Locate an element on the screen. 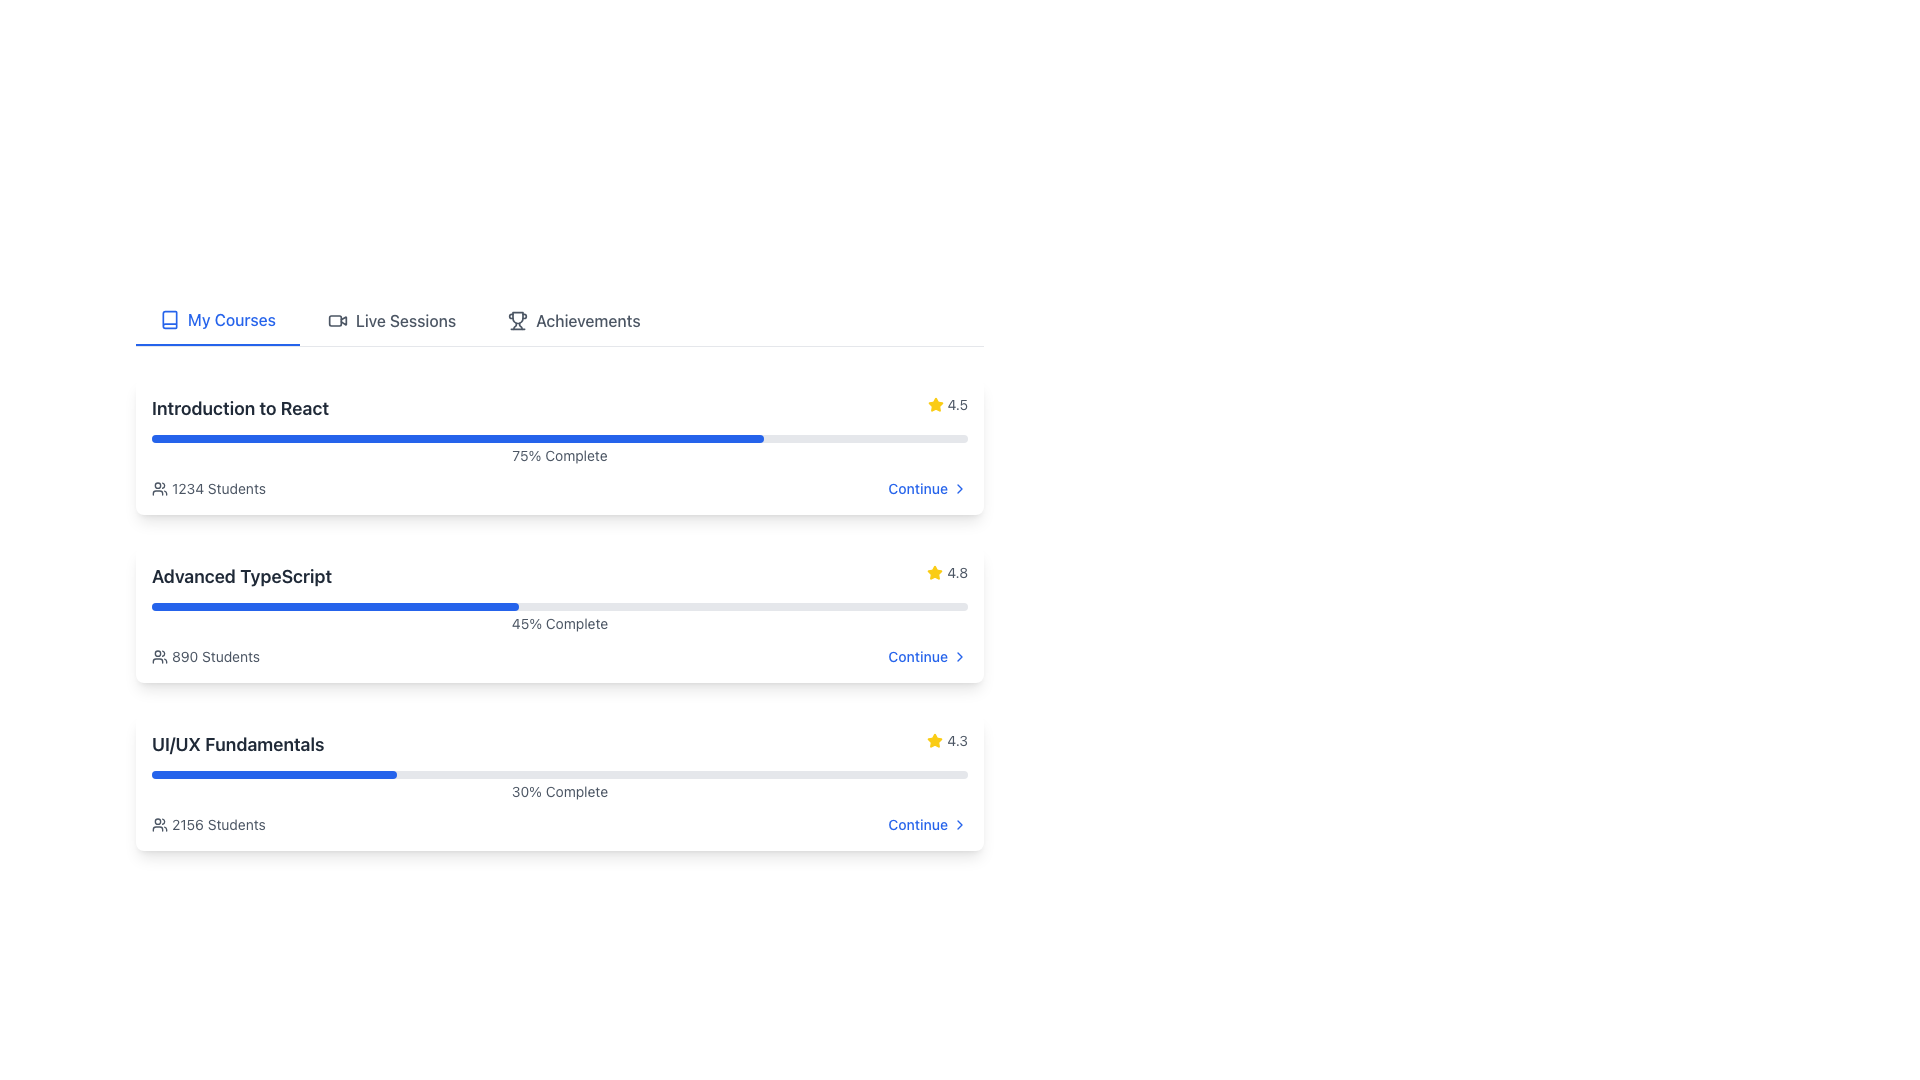  the text label indicating the currently active tab in the navigation menu, which represents the 'My Courses' section is located at coordinates (231, 319).